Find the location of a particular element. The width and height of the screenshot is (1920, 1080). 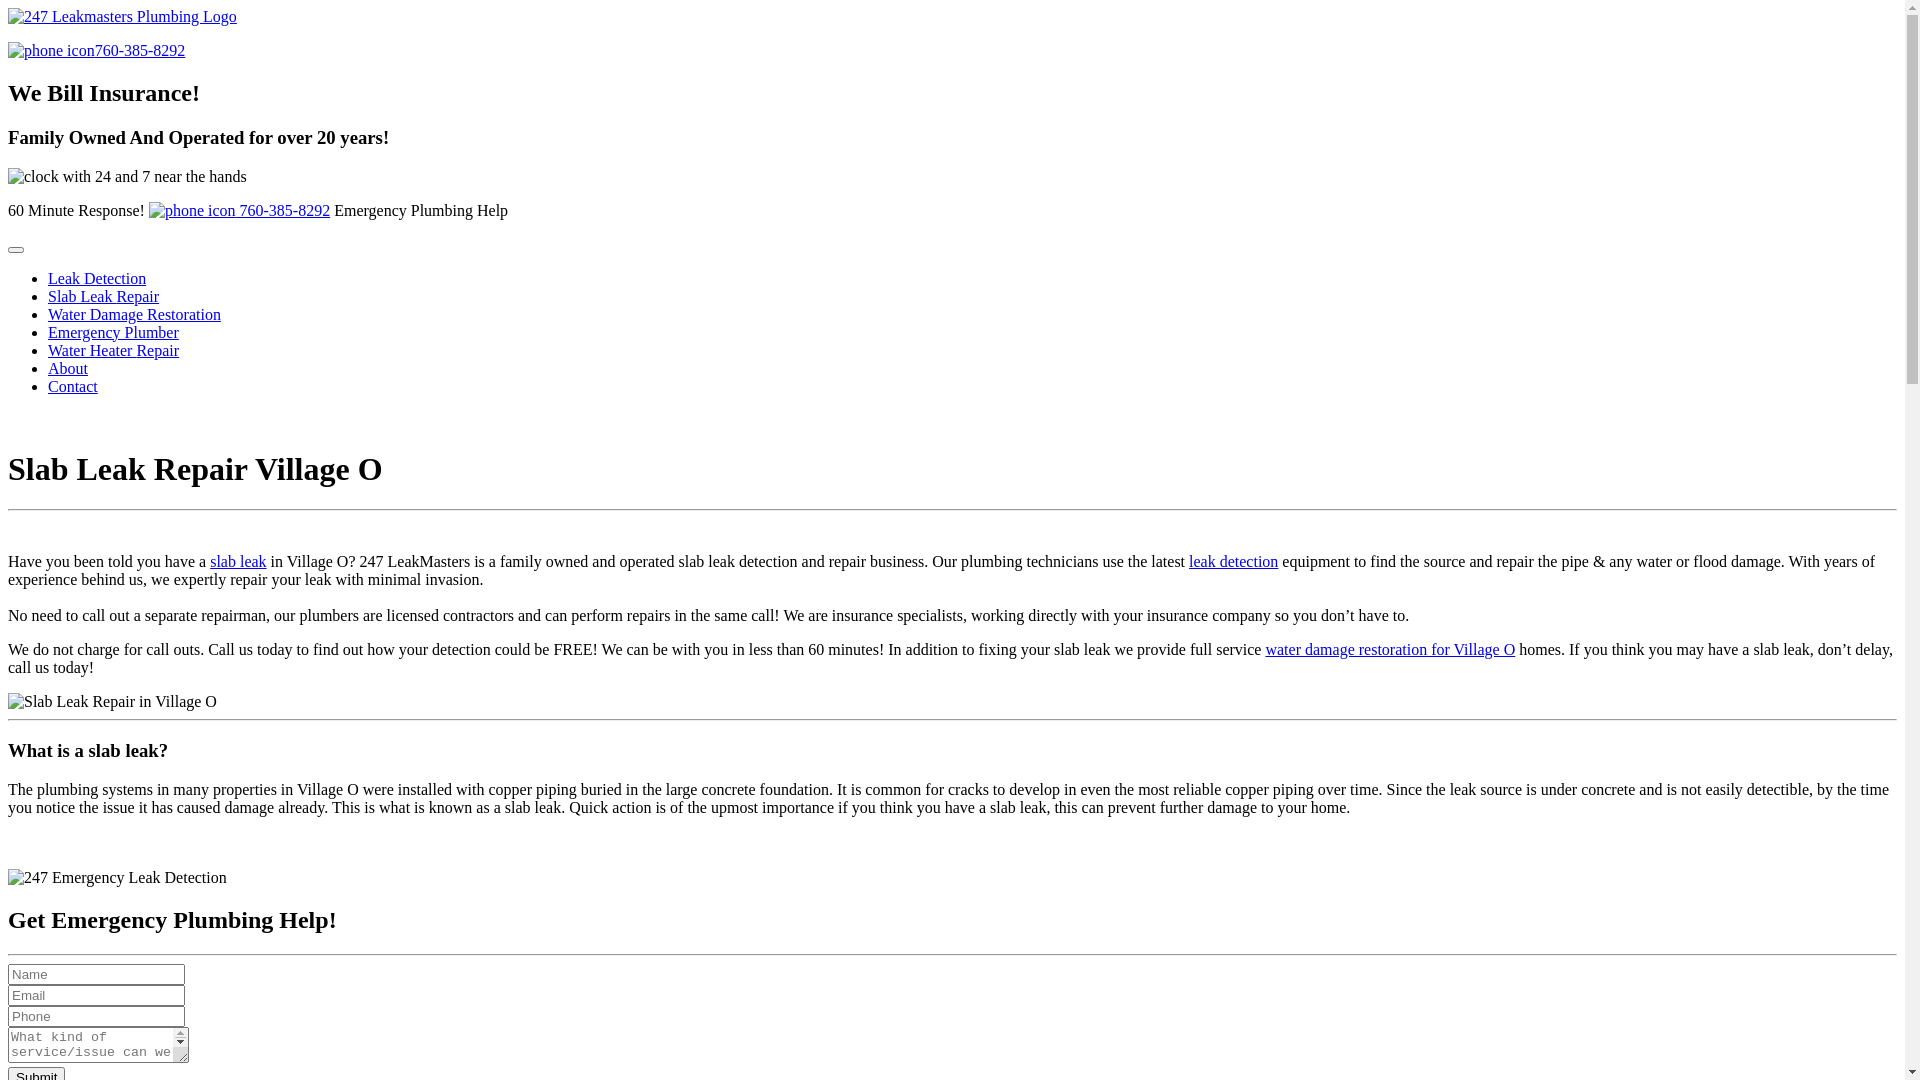

'slab leak' is located at coordinates (238, 561).